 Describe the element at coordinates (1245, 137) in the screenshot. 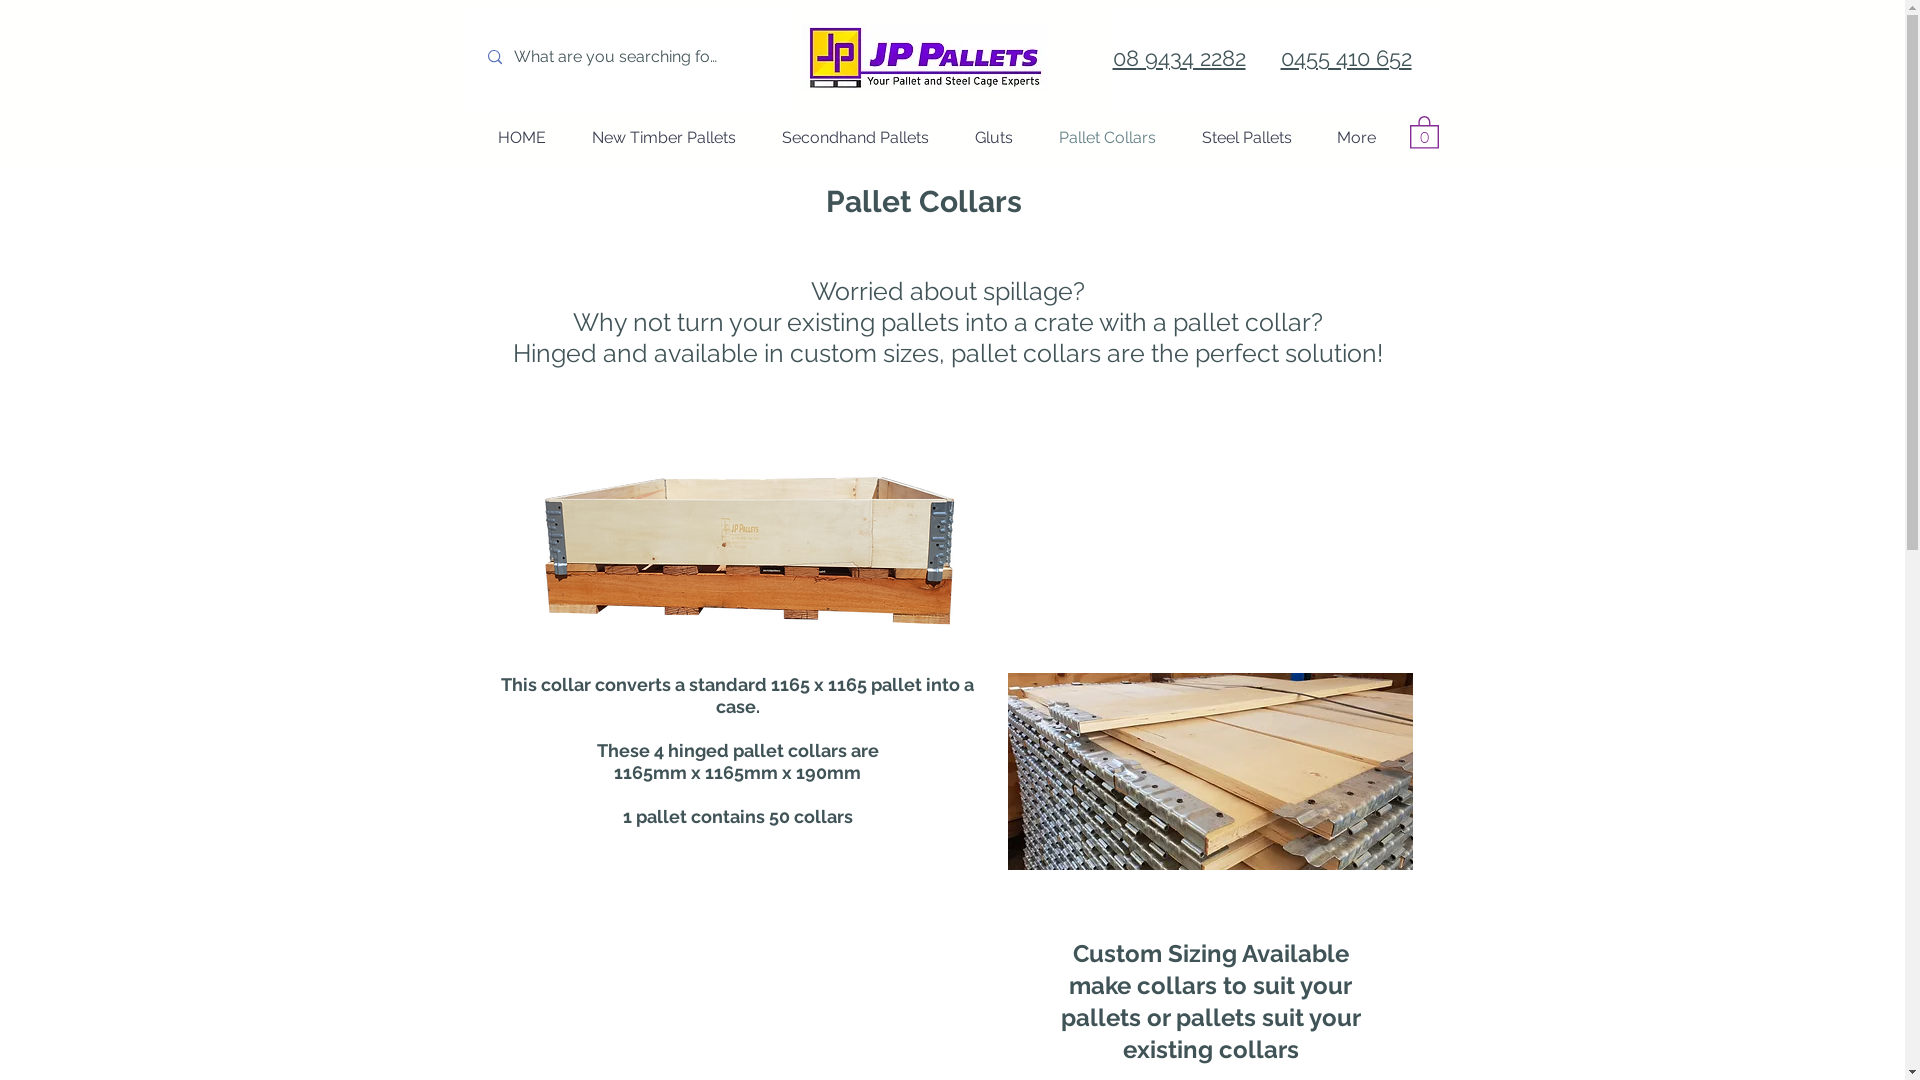

I see `'Steel Pallets'` at that location.